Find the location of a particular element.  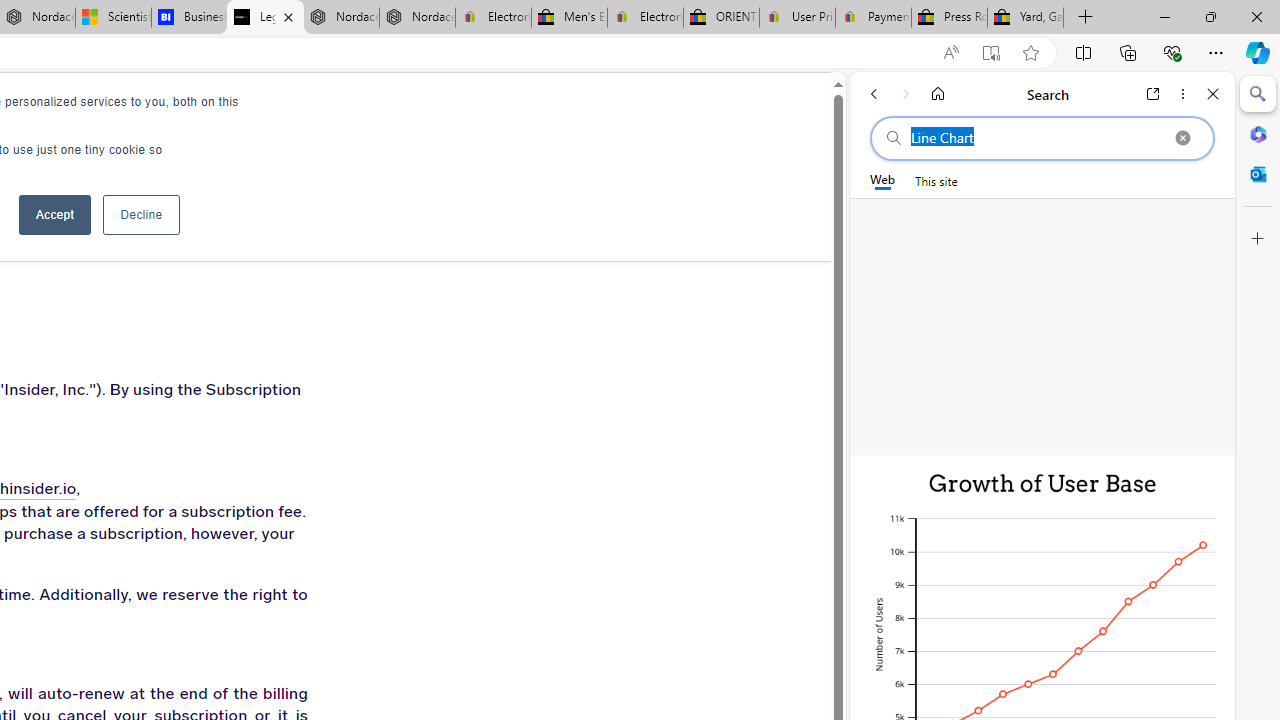

'Decline' is located at coordinates (140, 214).